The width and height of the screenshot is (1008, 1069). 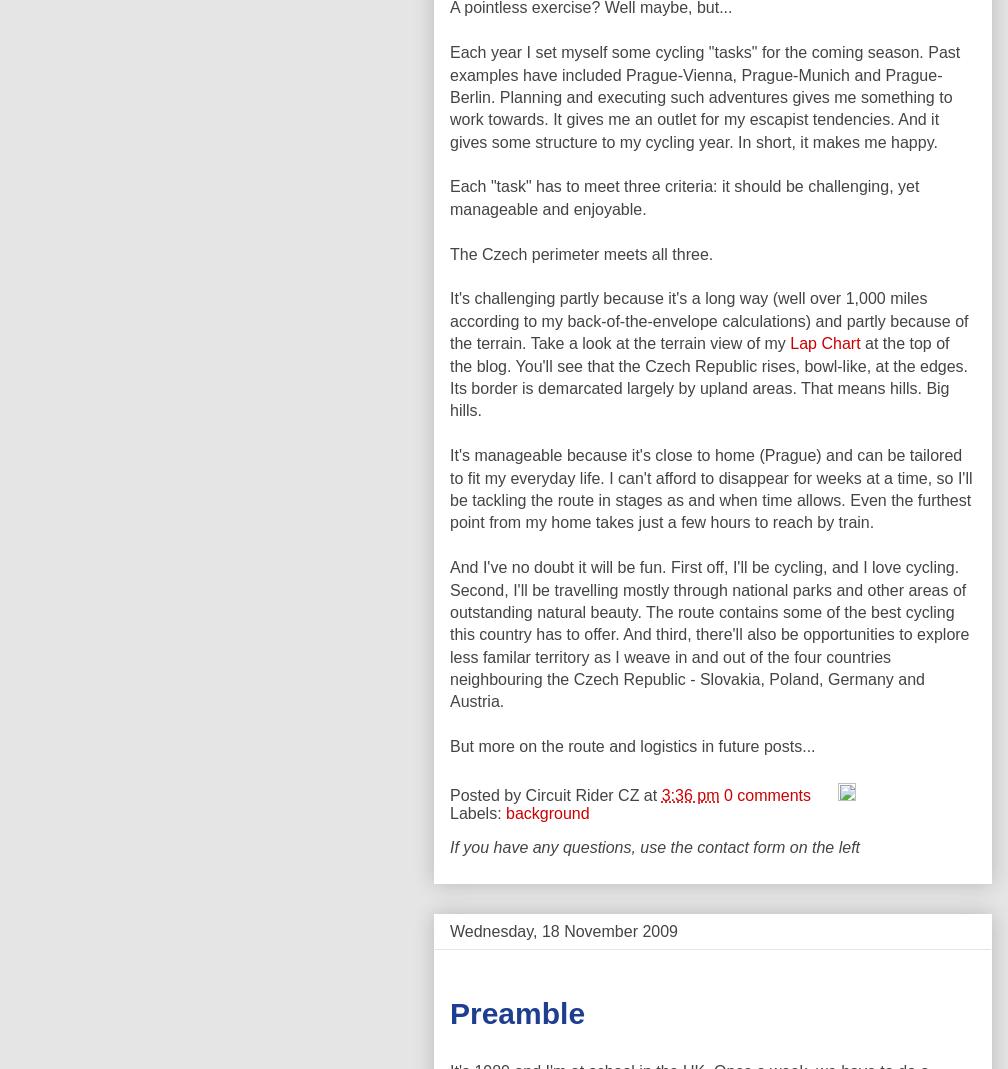 What do you see at coordinates (684, 197) in the screenshot?
I see `'Each "task" has to meet three criteria: it should be challenging, yet manageable and enjoyable.'` at bounding box center [684, 197].